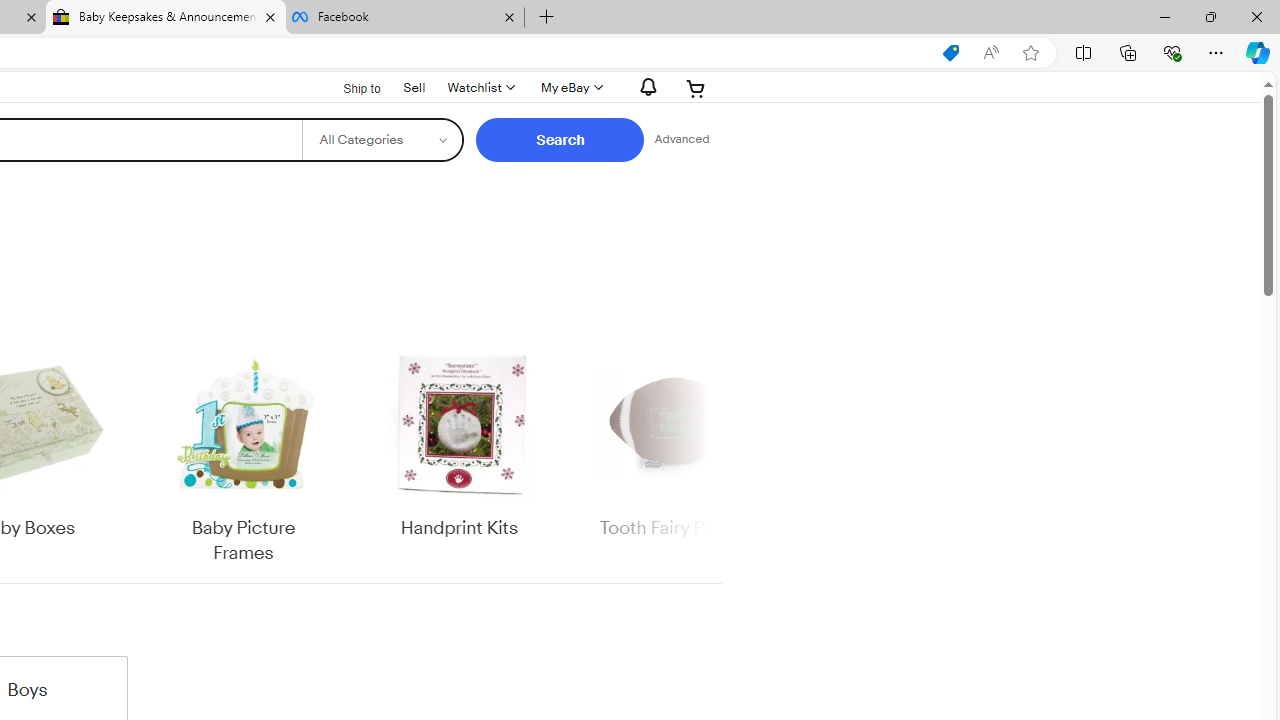  I want to click on 'Ship to', so click(349, 86).